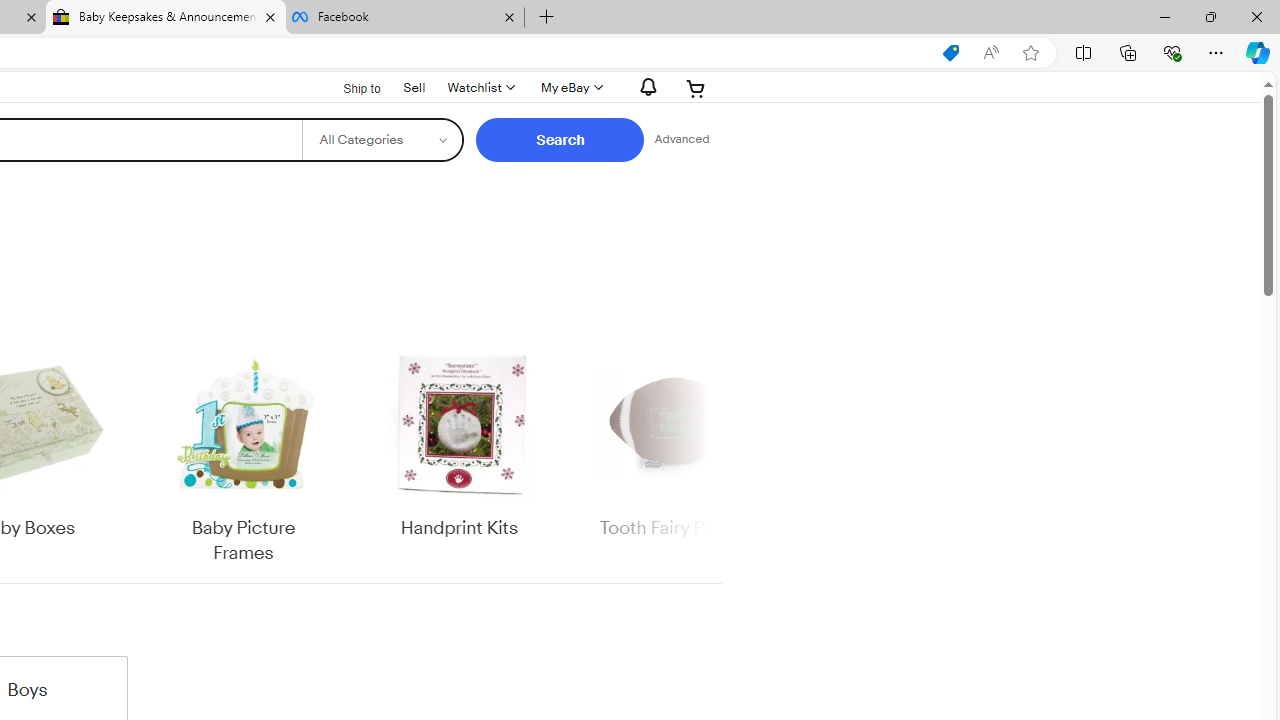  I want to click on 'Ship to', so click(349, 86).